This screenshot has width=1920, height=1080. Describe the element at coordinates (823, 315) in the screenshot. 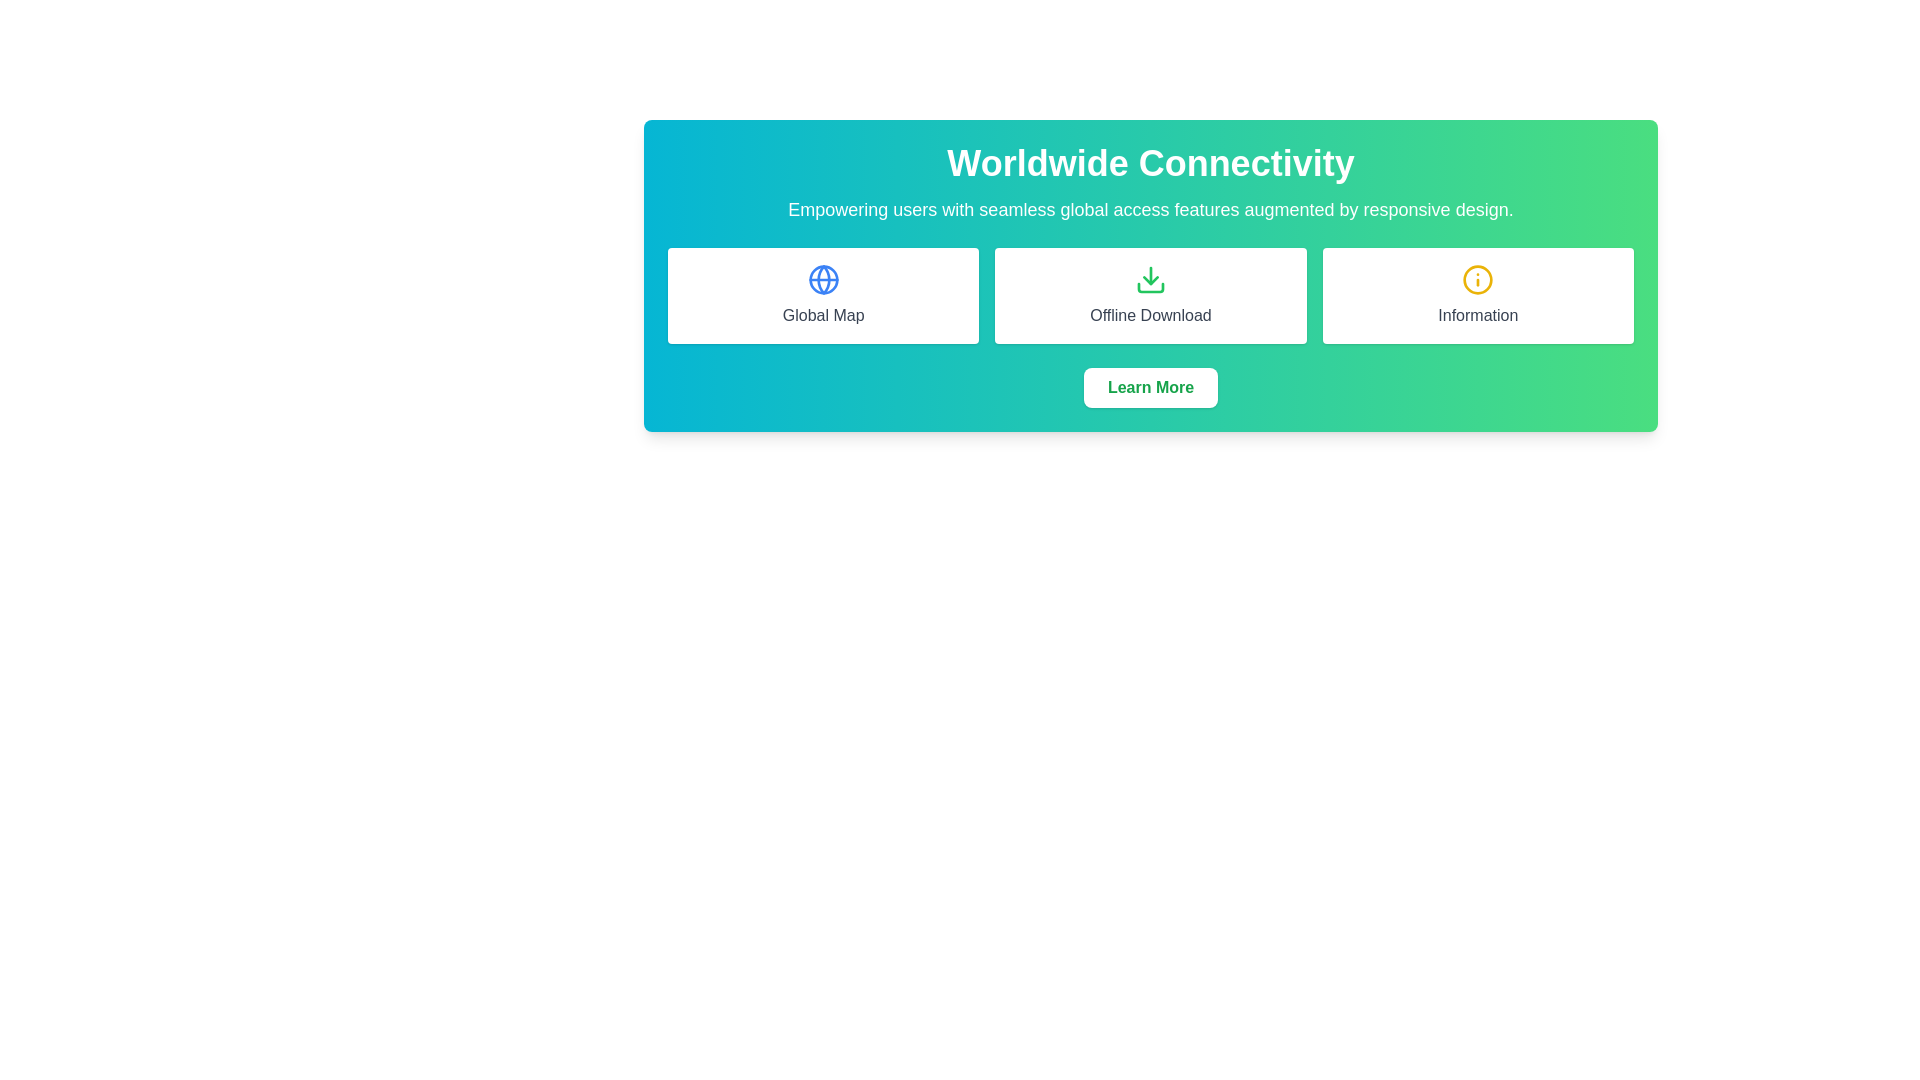

I see `the 'Global Map' text label, which is styled with a medium font weight and gray color, positioned below a globe icon in the leftmost card of a horizontally aligned group of three cards` at that location.